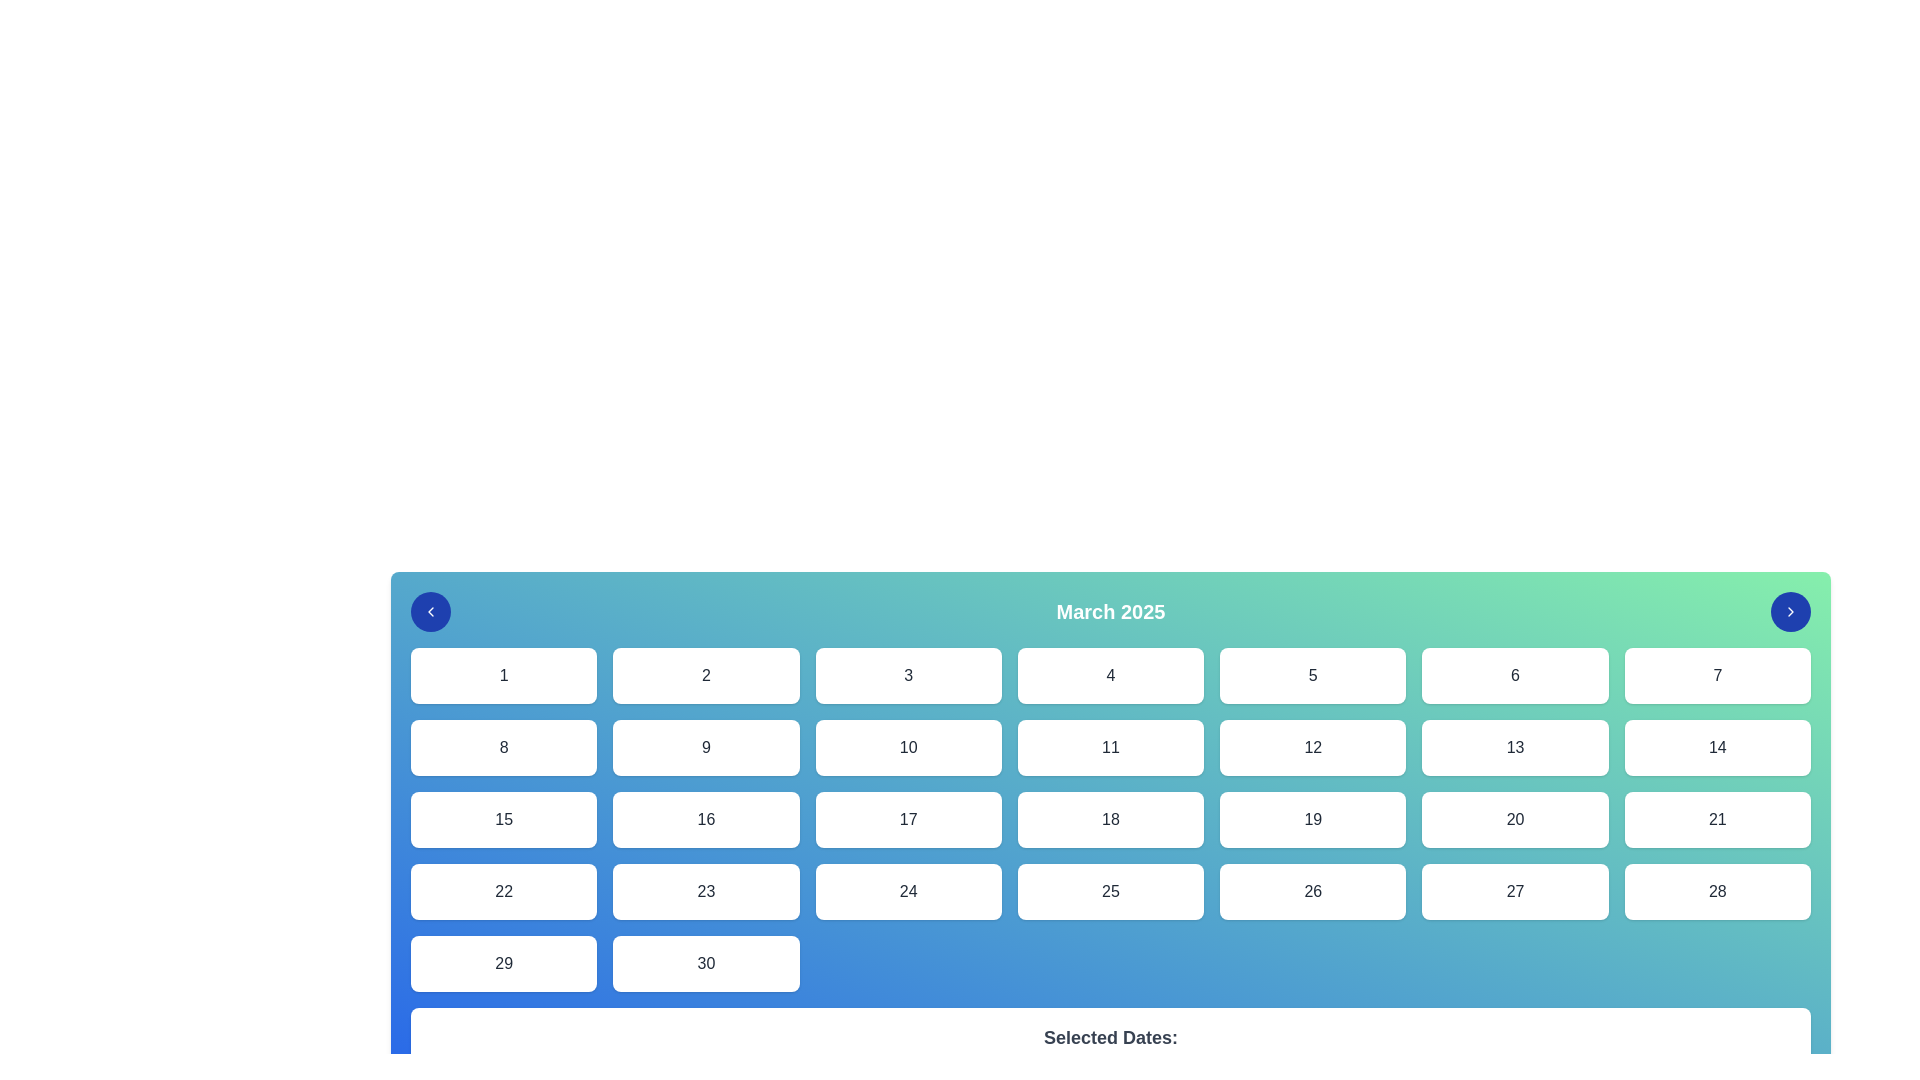 This screenshot has width=1920, height=1080. I want to click on the grid cell representing the calendar day located in the second row and sixth column, which is on a blue and green gradient background, so click(1515, 748).